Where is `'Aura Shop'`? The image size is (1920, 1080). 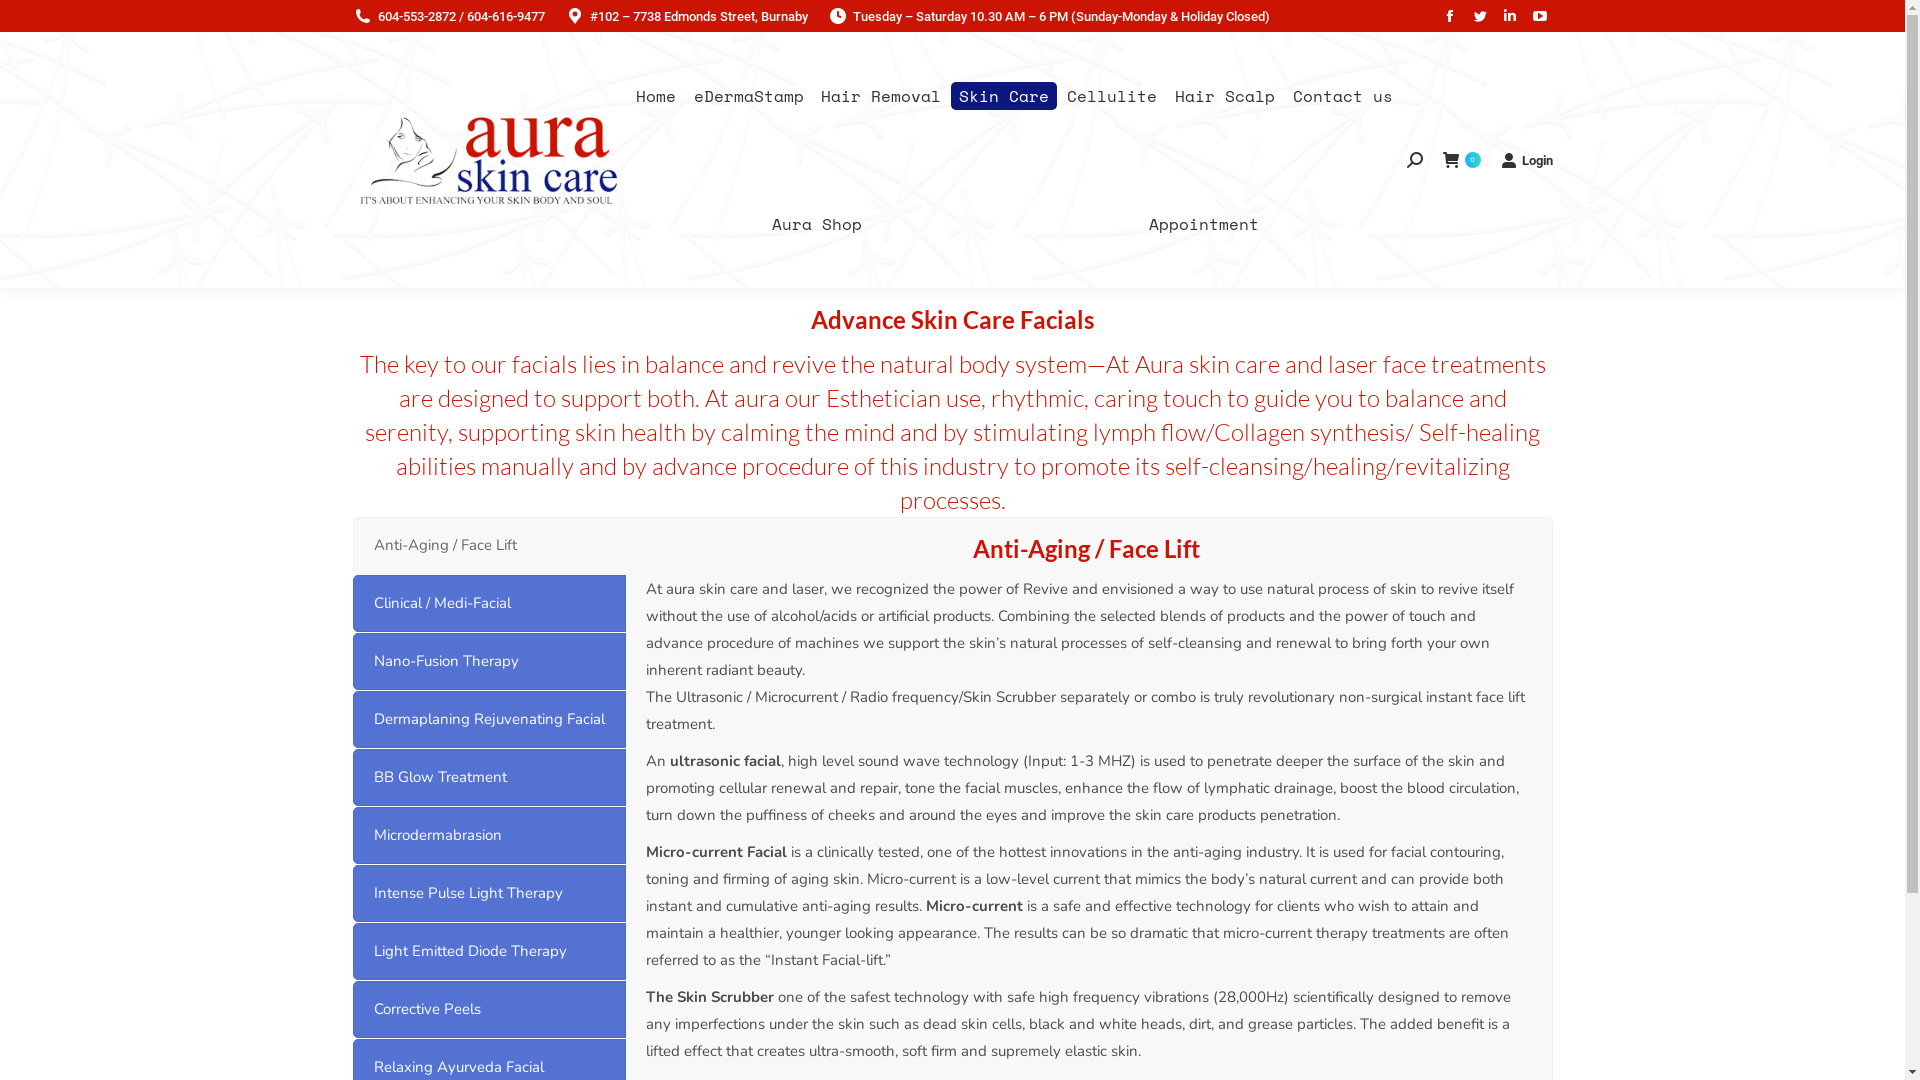
'Aura Shop' is located at coordinates (816, 223).